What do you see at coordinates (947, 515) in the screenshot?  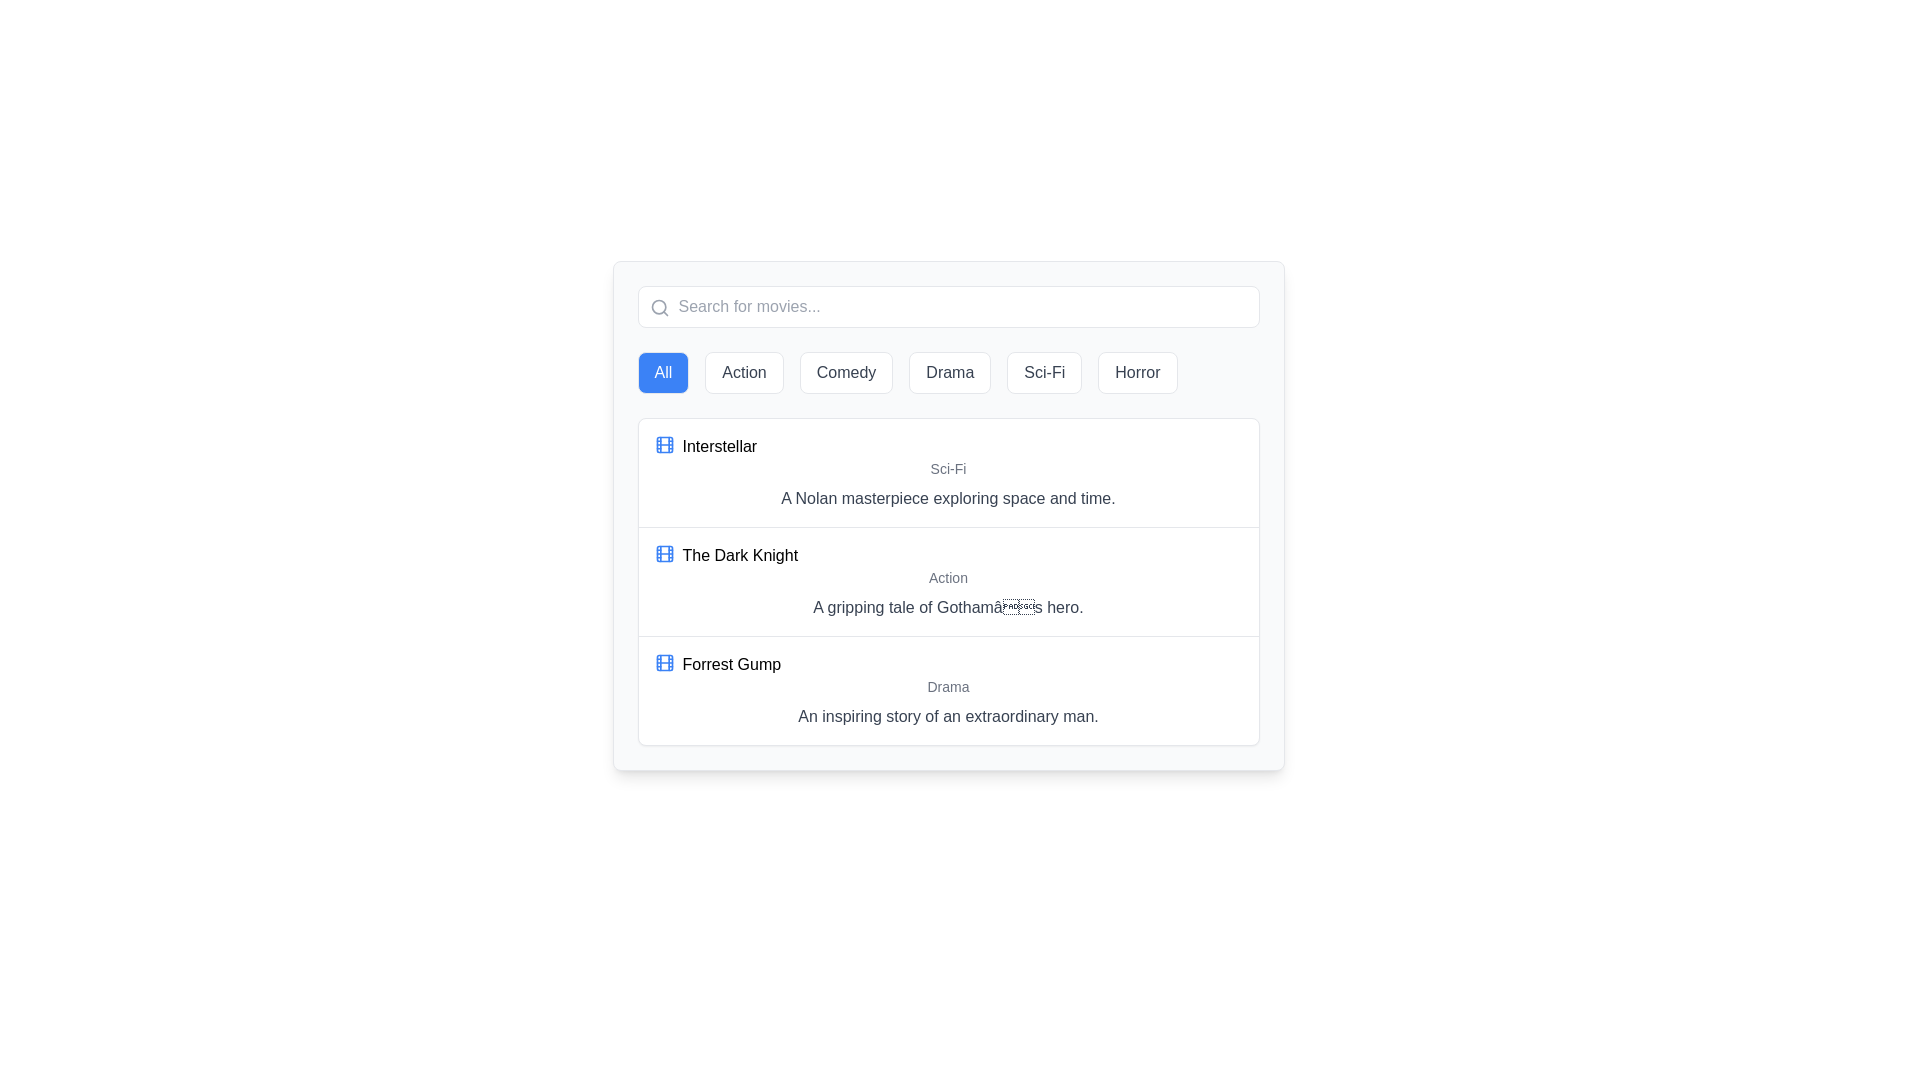 I see `the Informational card for the movie 'Interstellar'` at bounding box center [947, 515].